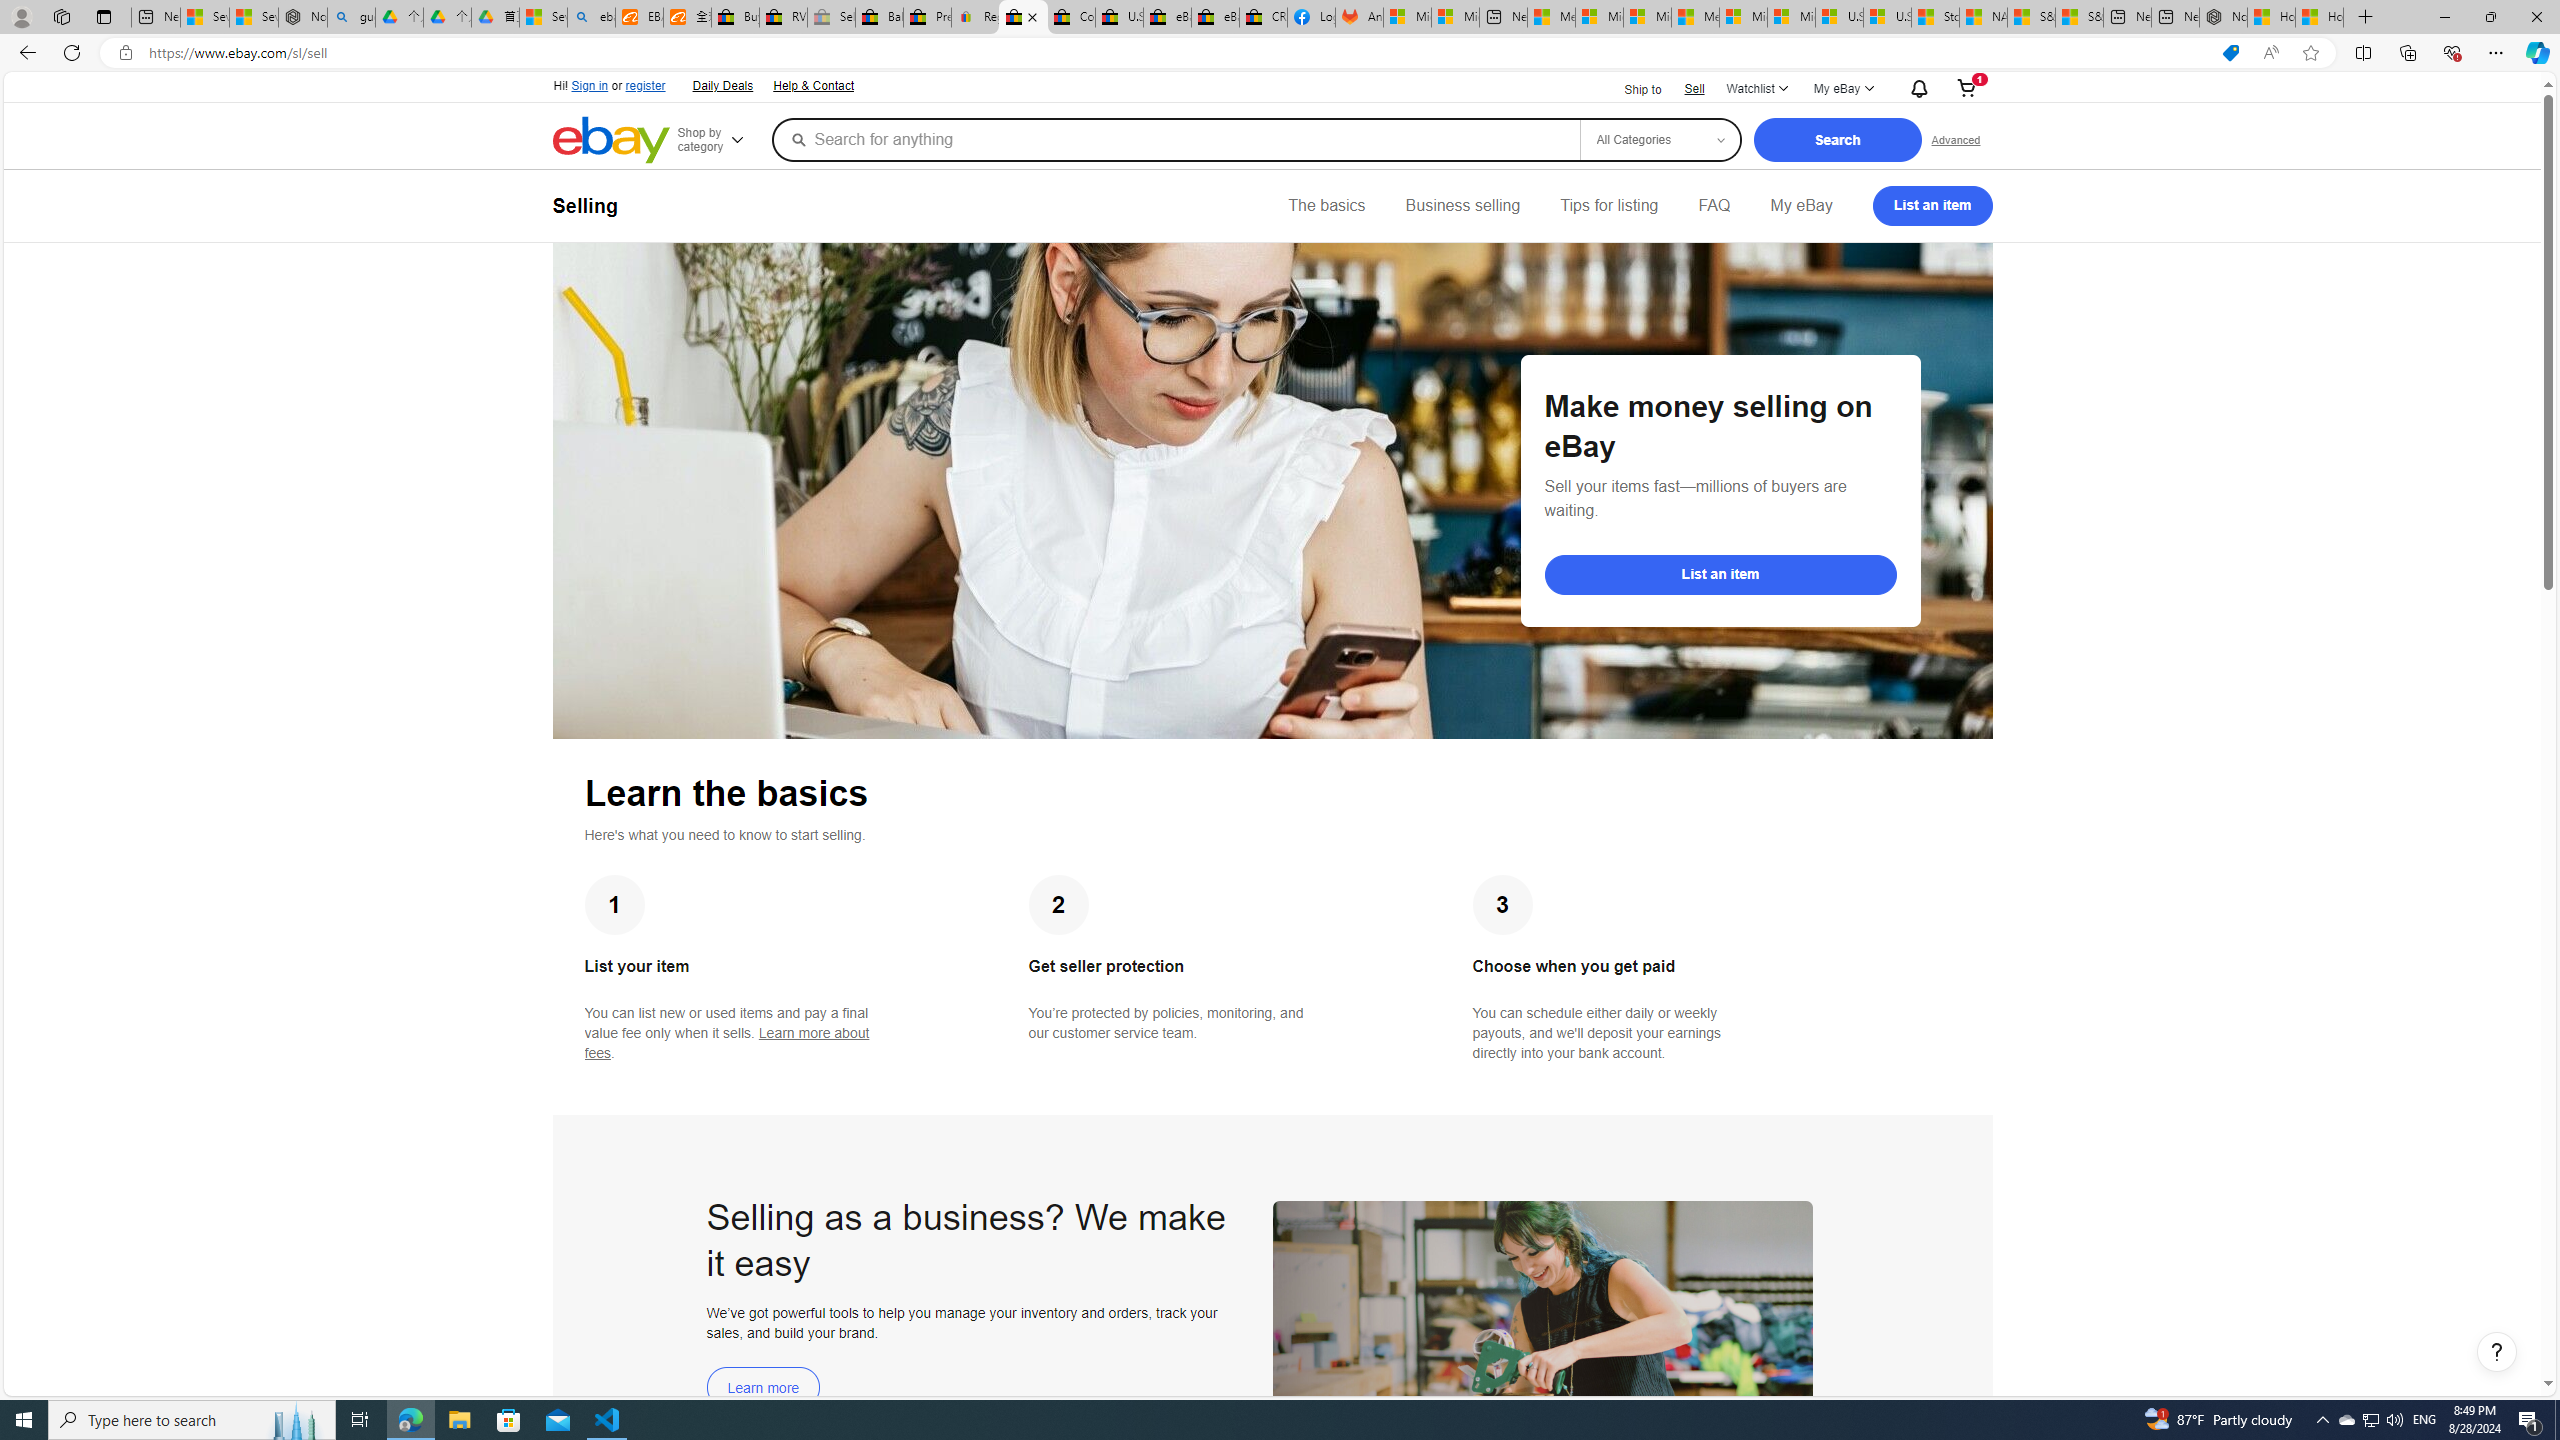 The width and height of the screenshot is (2560, 1440). Describe the element at coordinates (1326, 204) in the screenshot. I see `'The basics'` at that location.